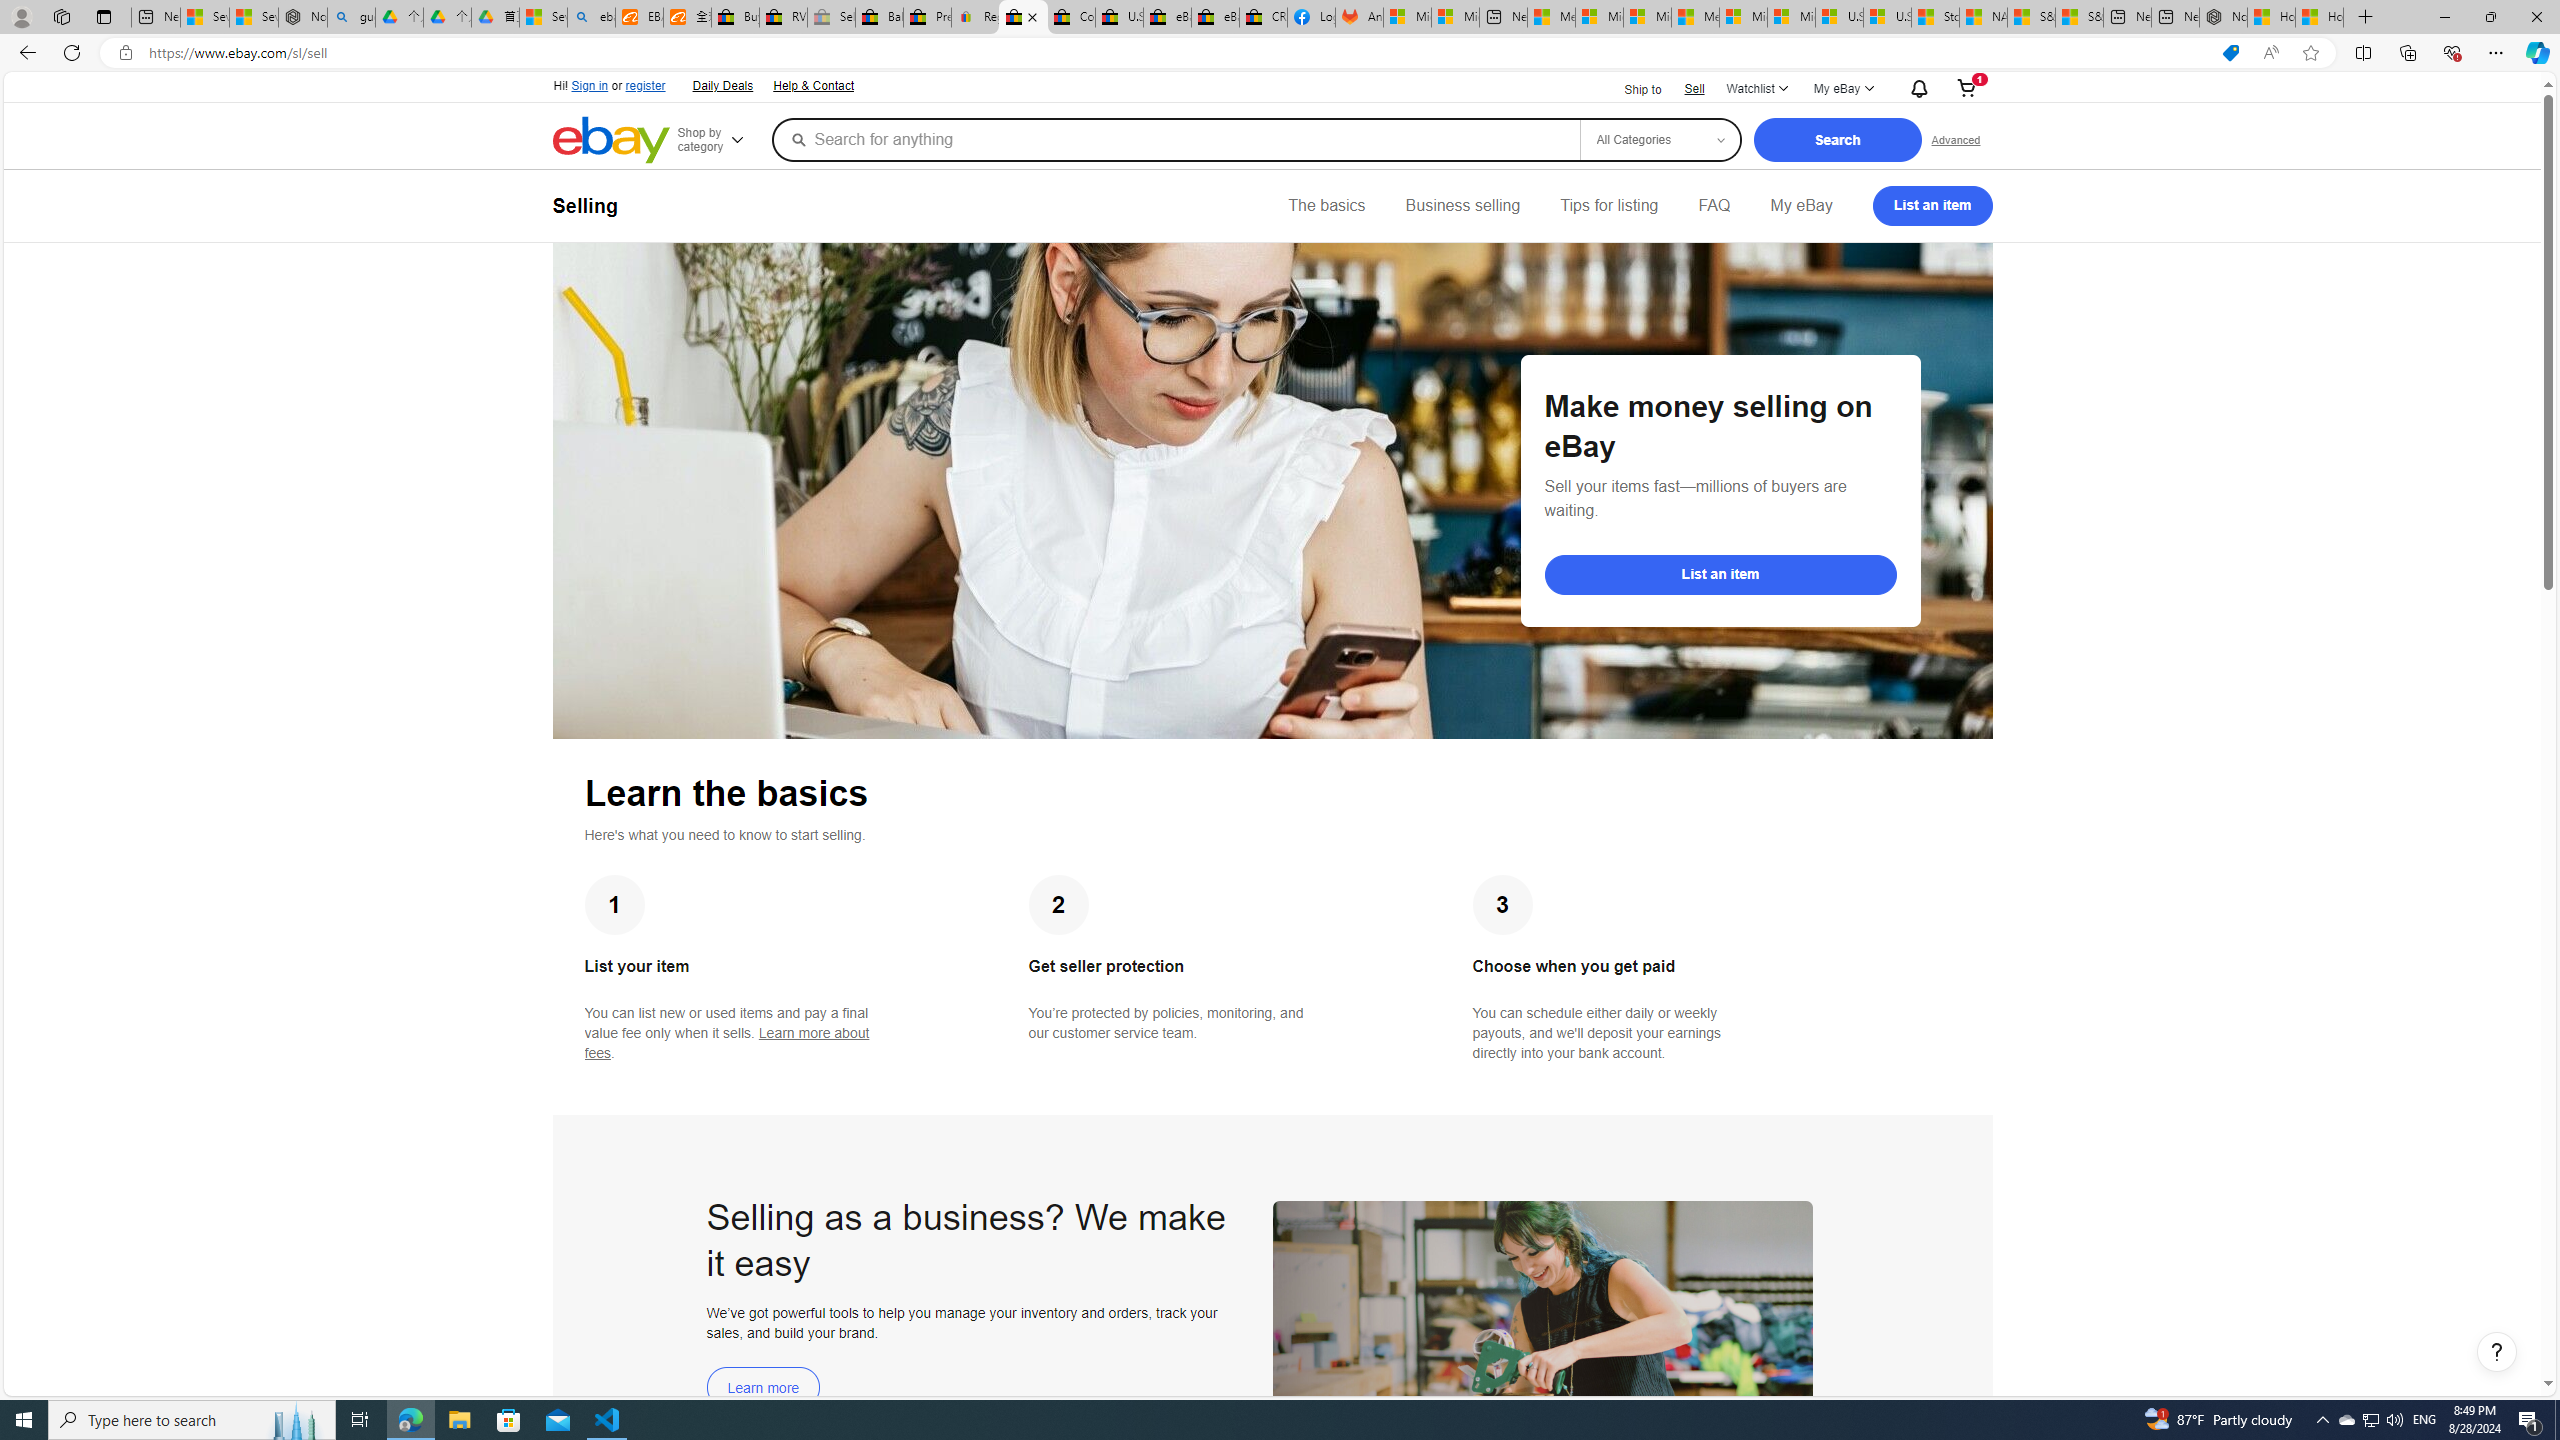 The width and height of the screenshot is (2560, 1440). Describe the element at coordinates (1326, 204) in the screenshot. I see `'The basics'` at that location.